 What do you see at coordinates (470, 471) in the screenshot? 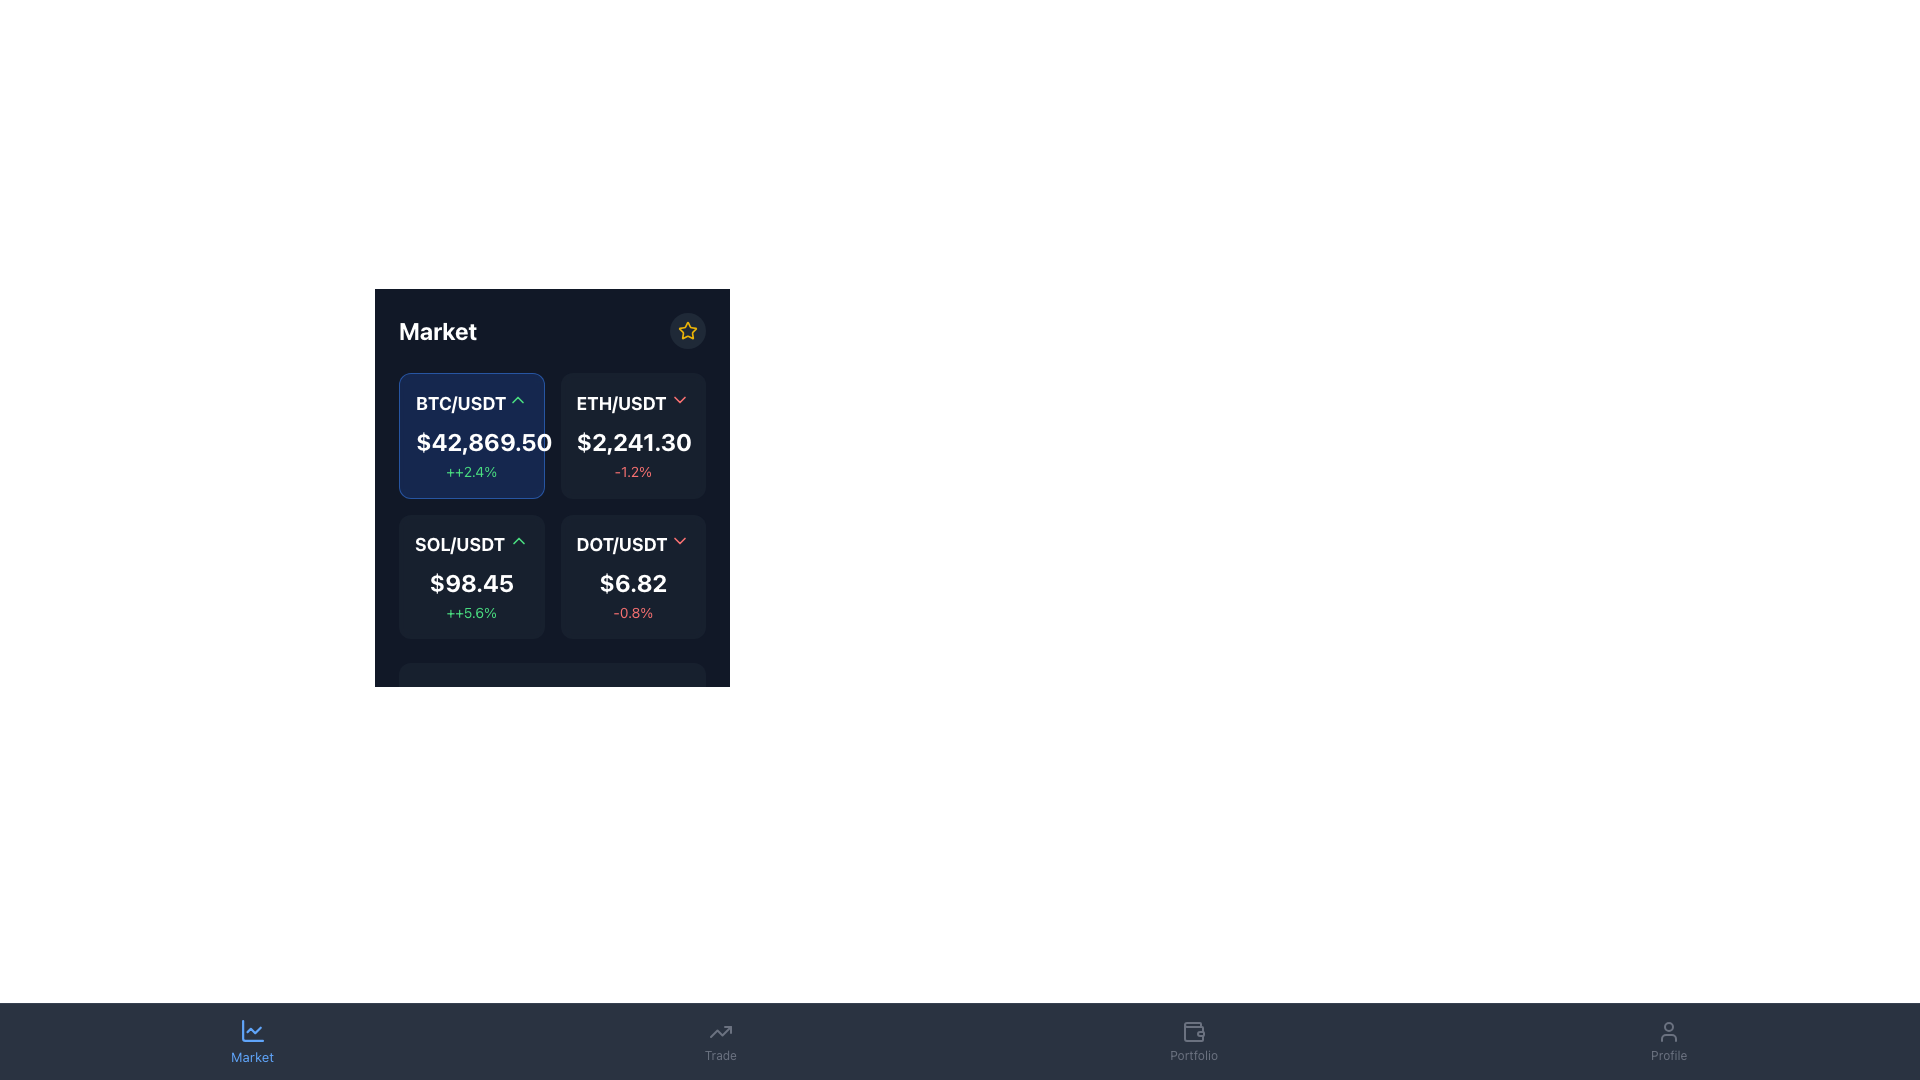
I see `the Text Label that displays a positive growth of 2.4% below the price value '$42,869.50' in the BTC/USDT card` at bounding box center [470, 471].